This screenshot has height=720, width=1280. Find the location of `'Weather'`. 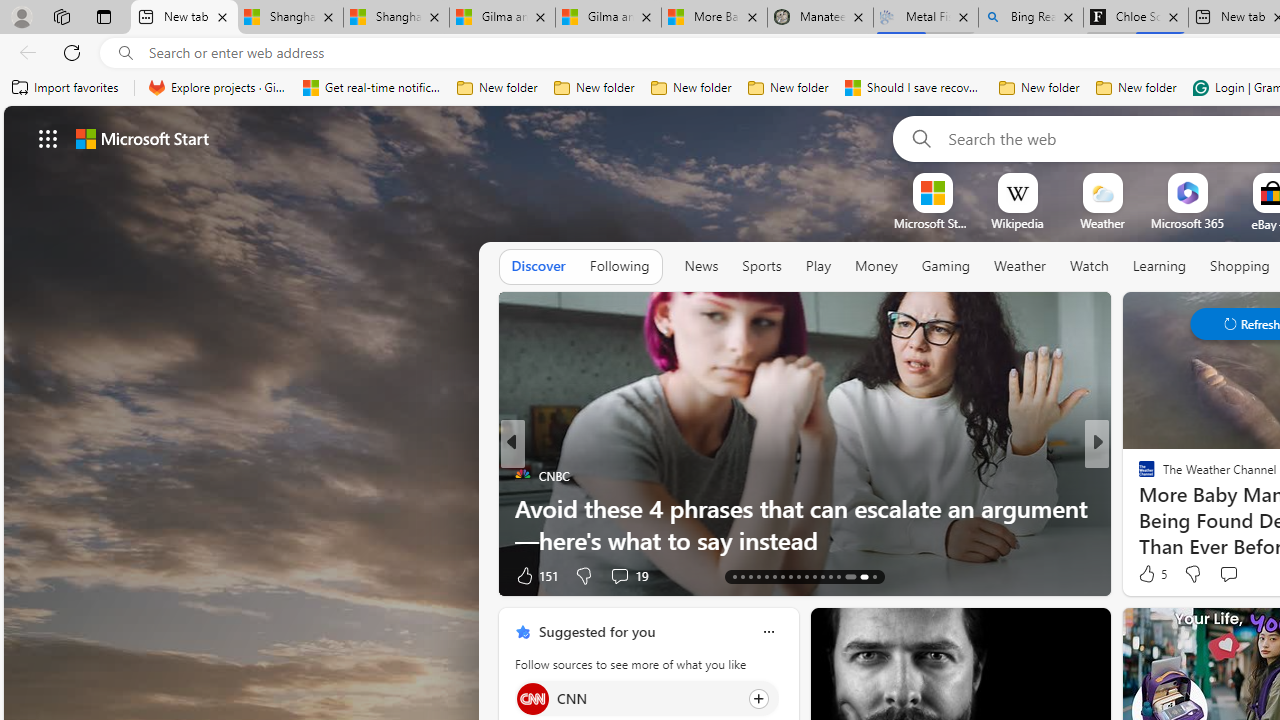

'Weather' is located at coordinates (1020, 266).